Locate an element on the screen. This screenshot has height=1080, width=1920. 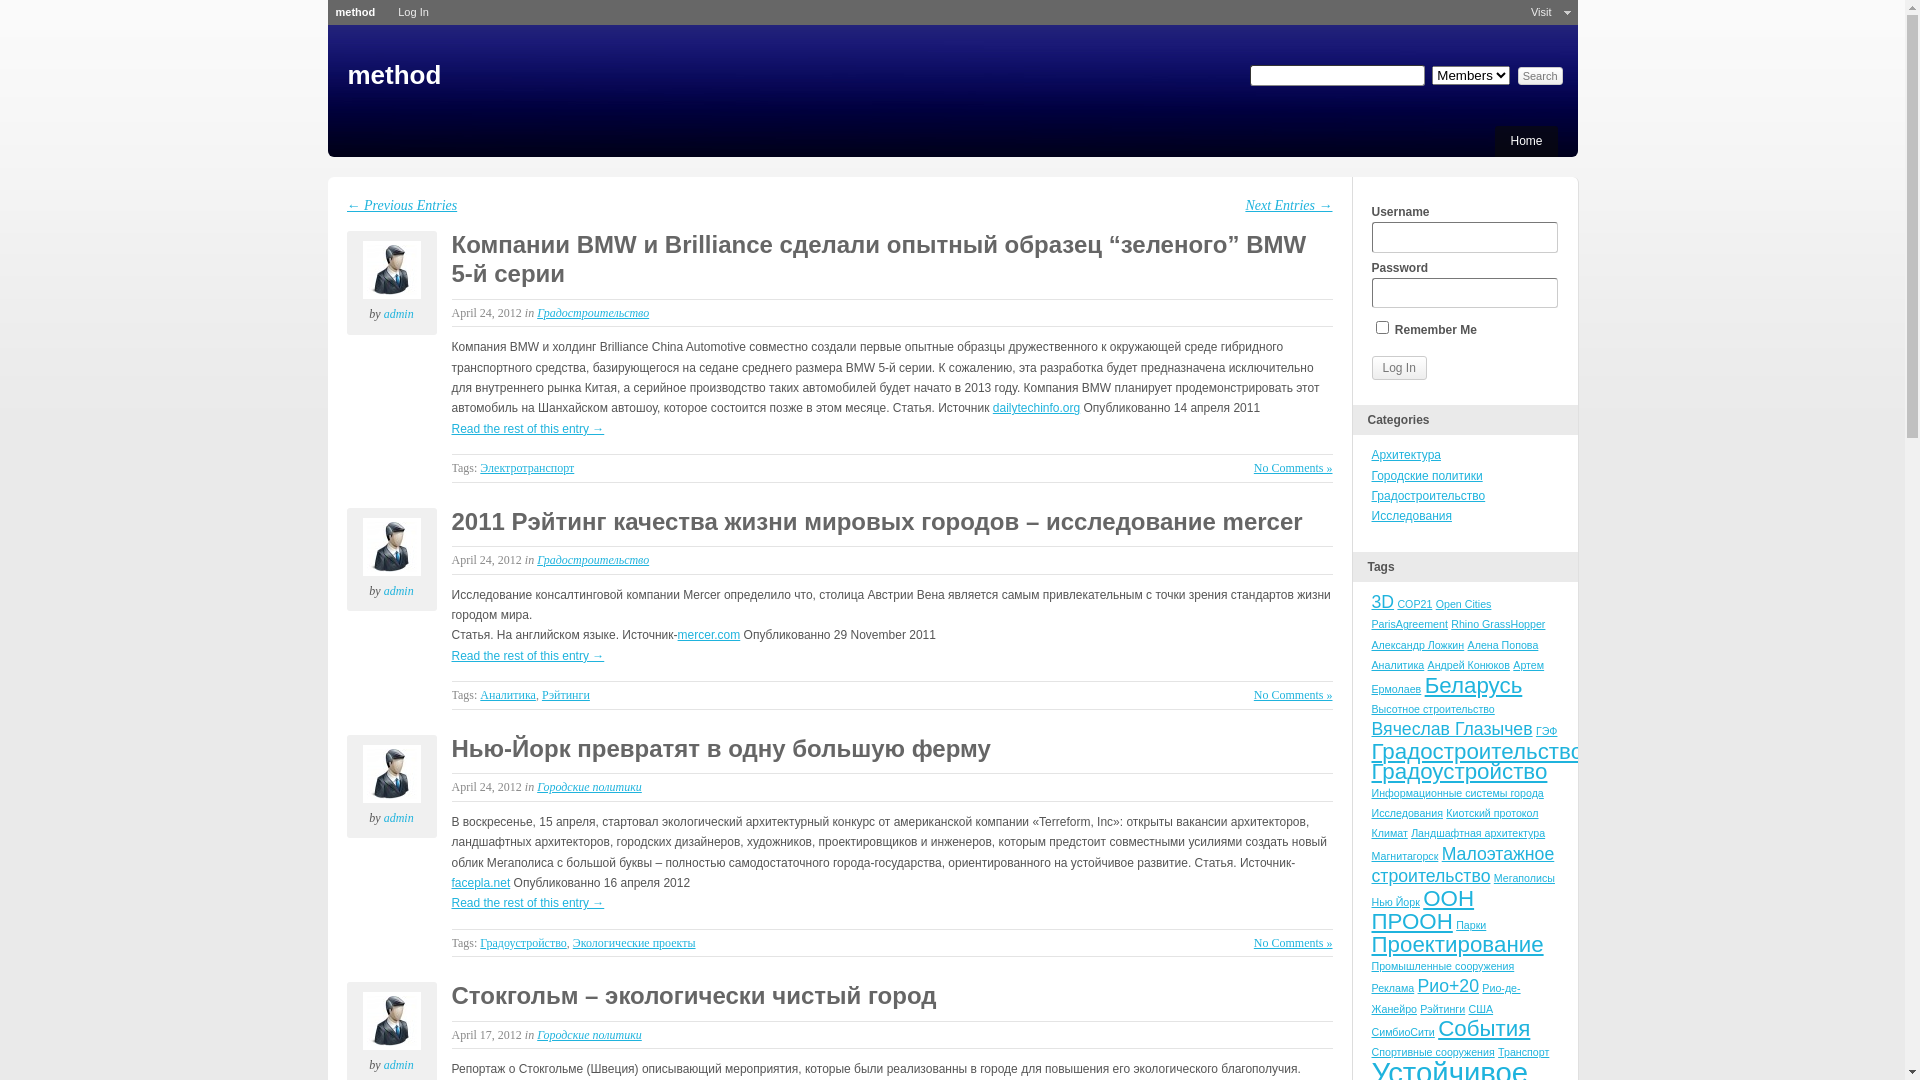
'Log In' is located at coordinates (1398, 367).